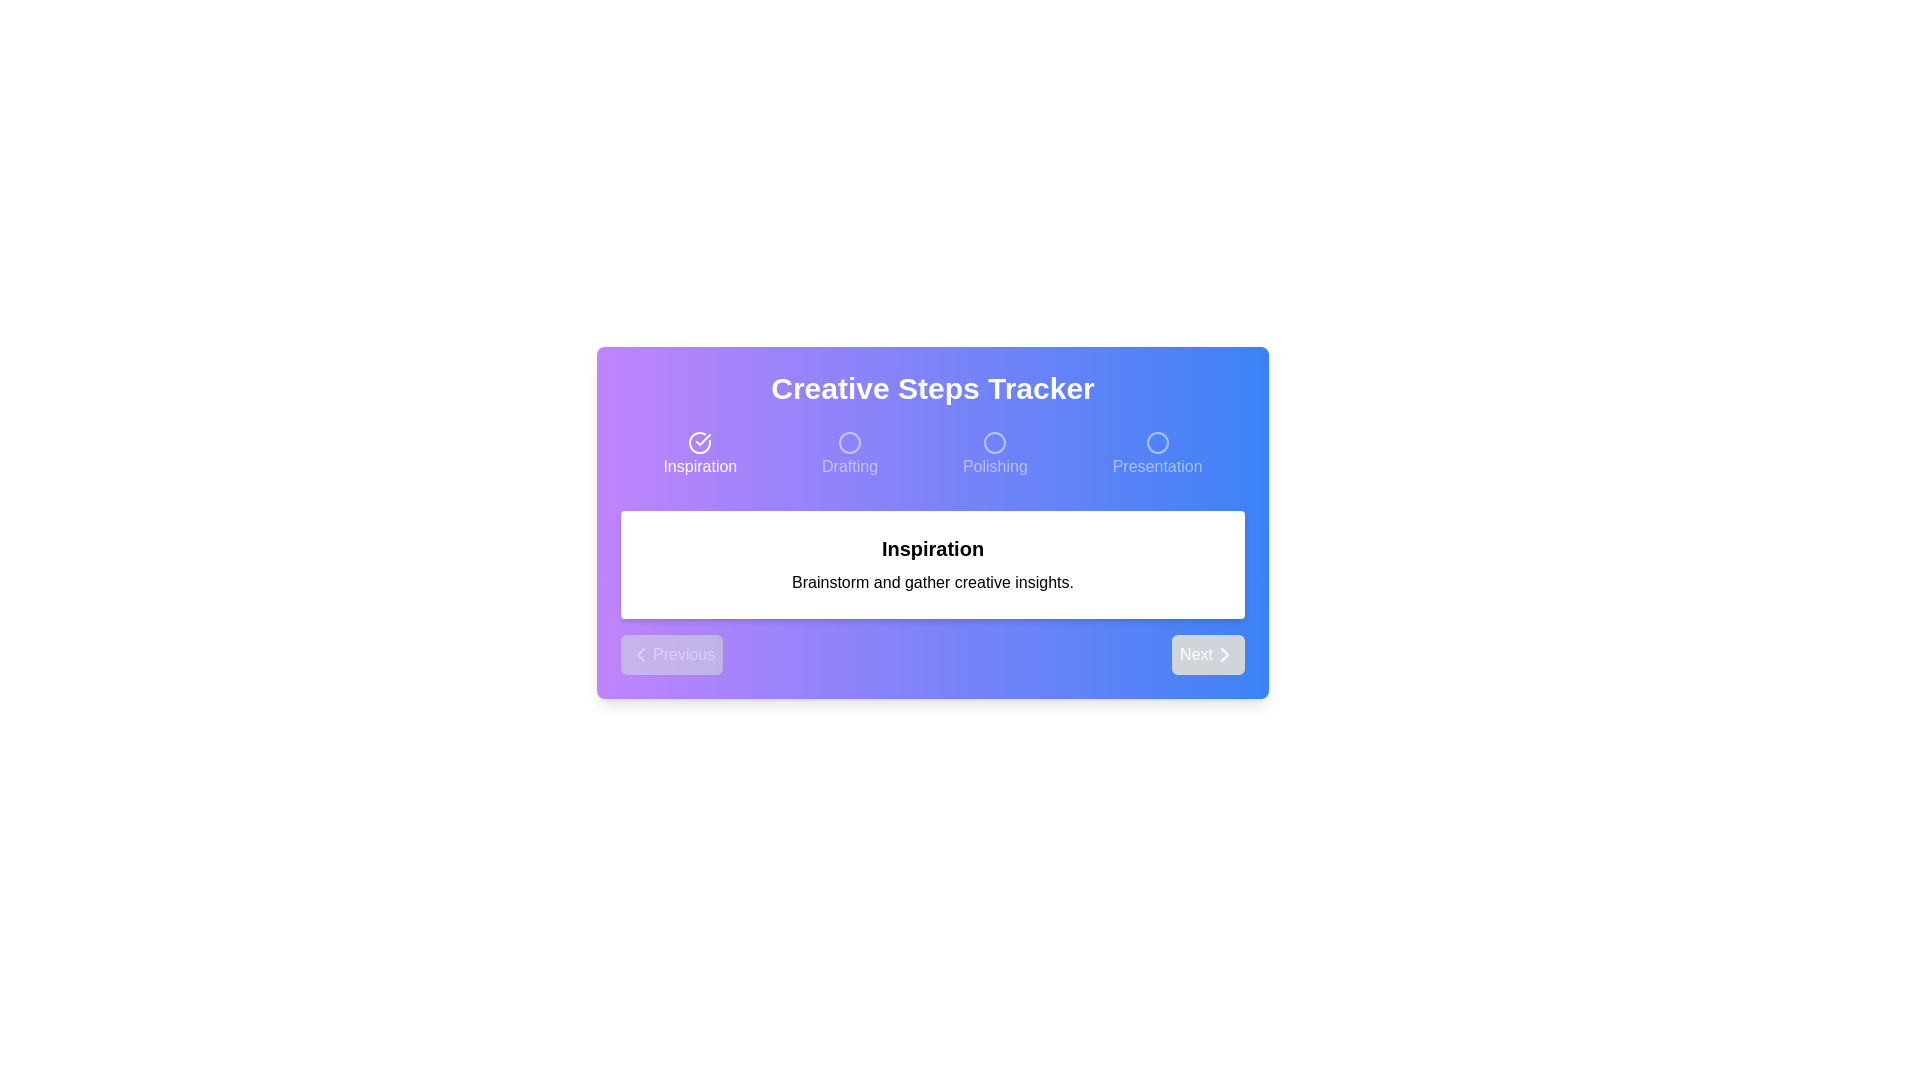 The width and height of the screenshot is (1920, 1080). Describe the element at coordinates (1156, 455) in the screenshot. I see `the step Presentation in the progress tracker` at that location.